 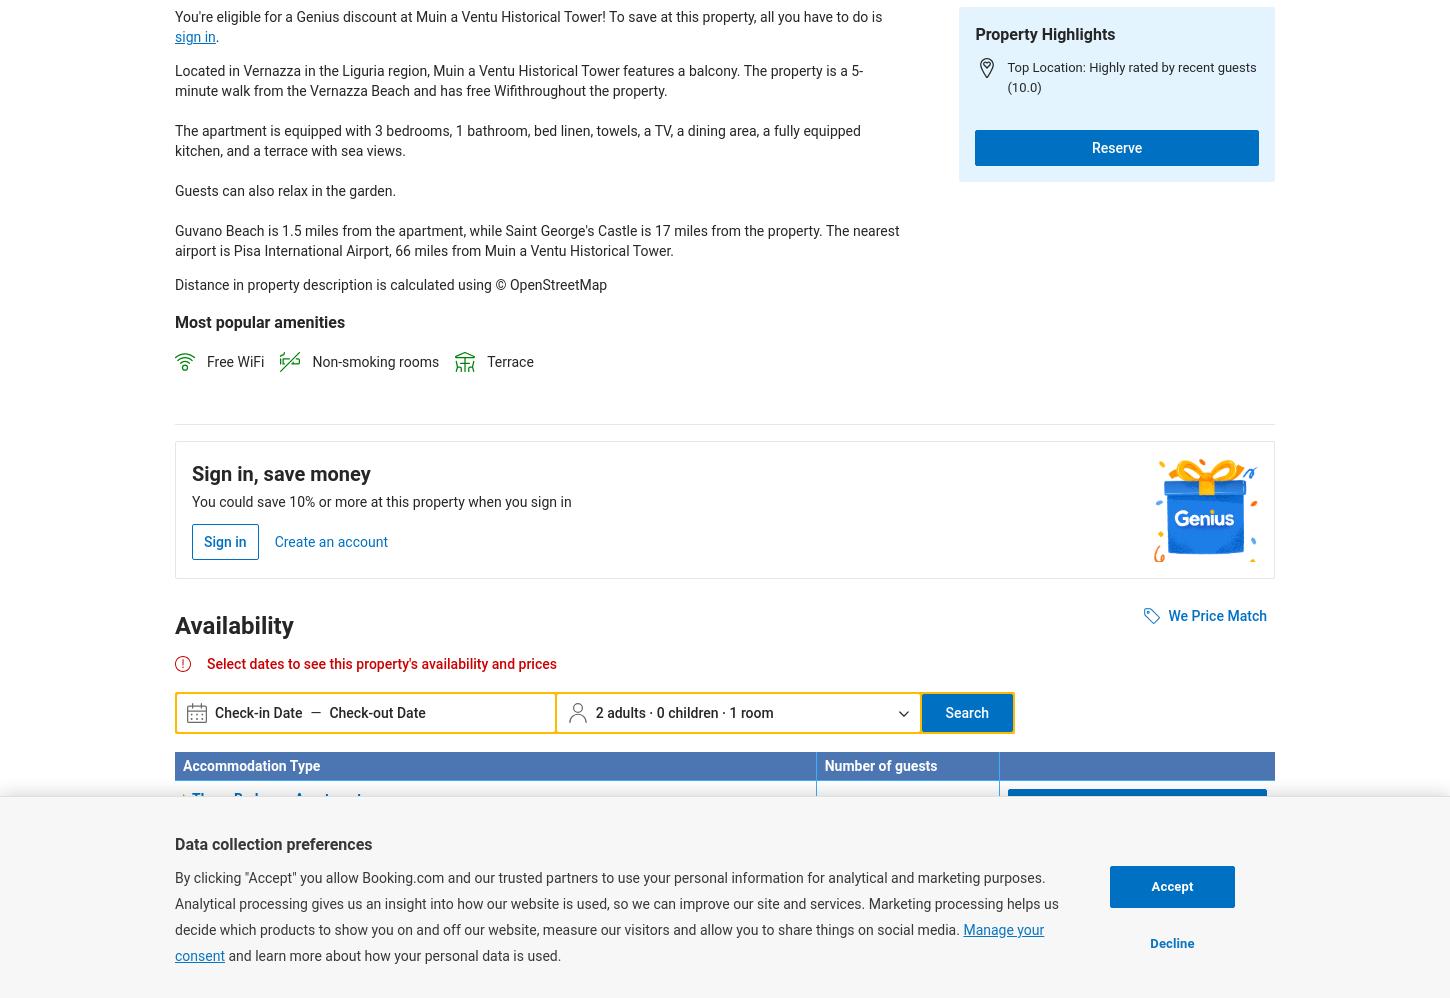 I want to click on 'Sign in, save money', so click(x=190, y=472).